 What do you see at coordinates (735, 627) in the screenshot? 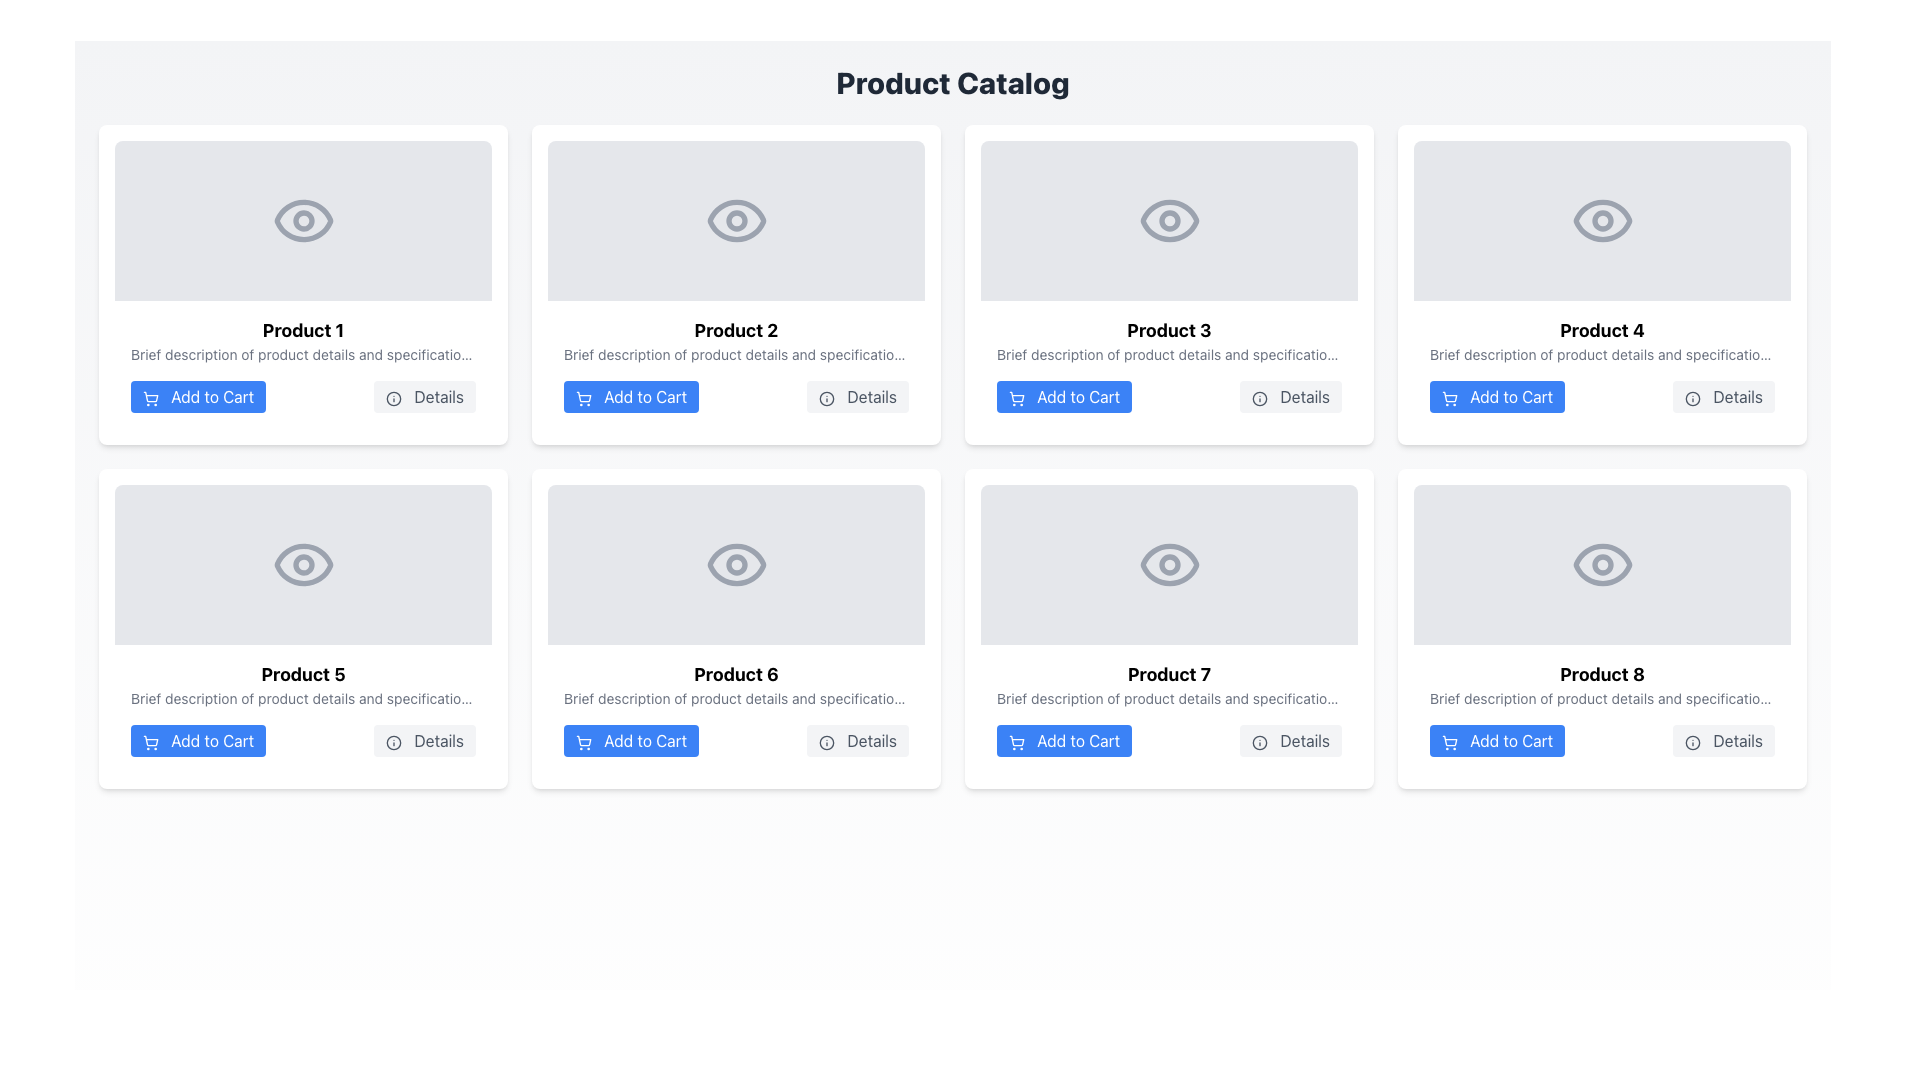
I see `the 'Details' button on the white card labeled 'Product 6' located in the second row and second column of the product grid` at bounding box center [735, 627].